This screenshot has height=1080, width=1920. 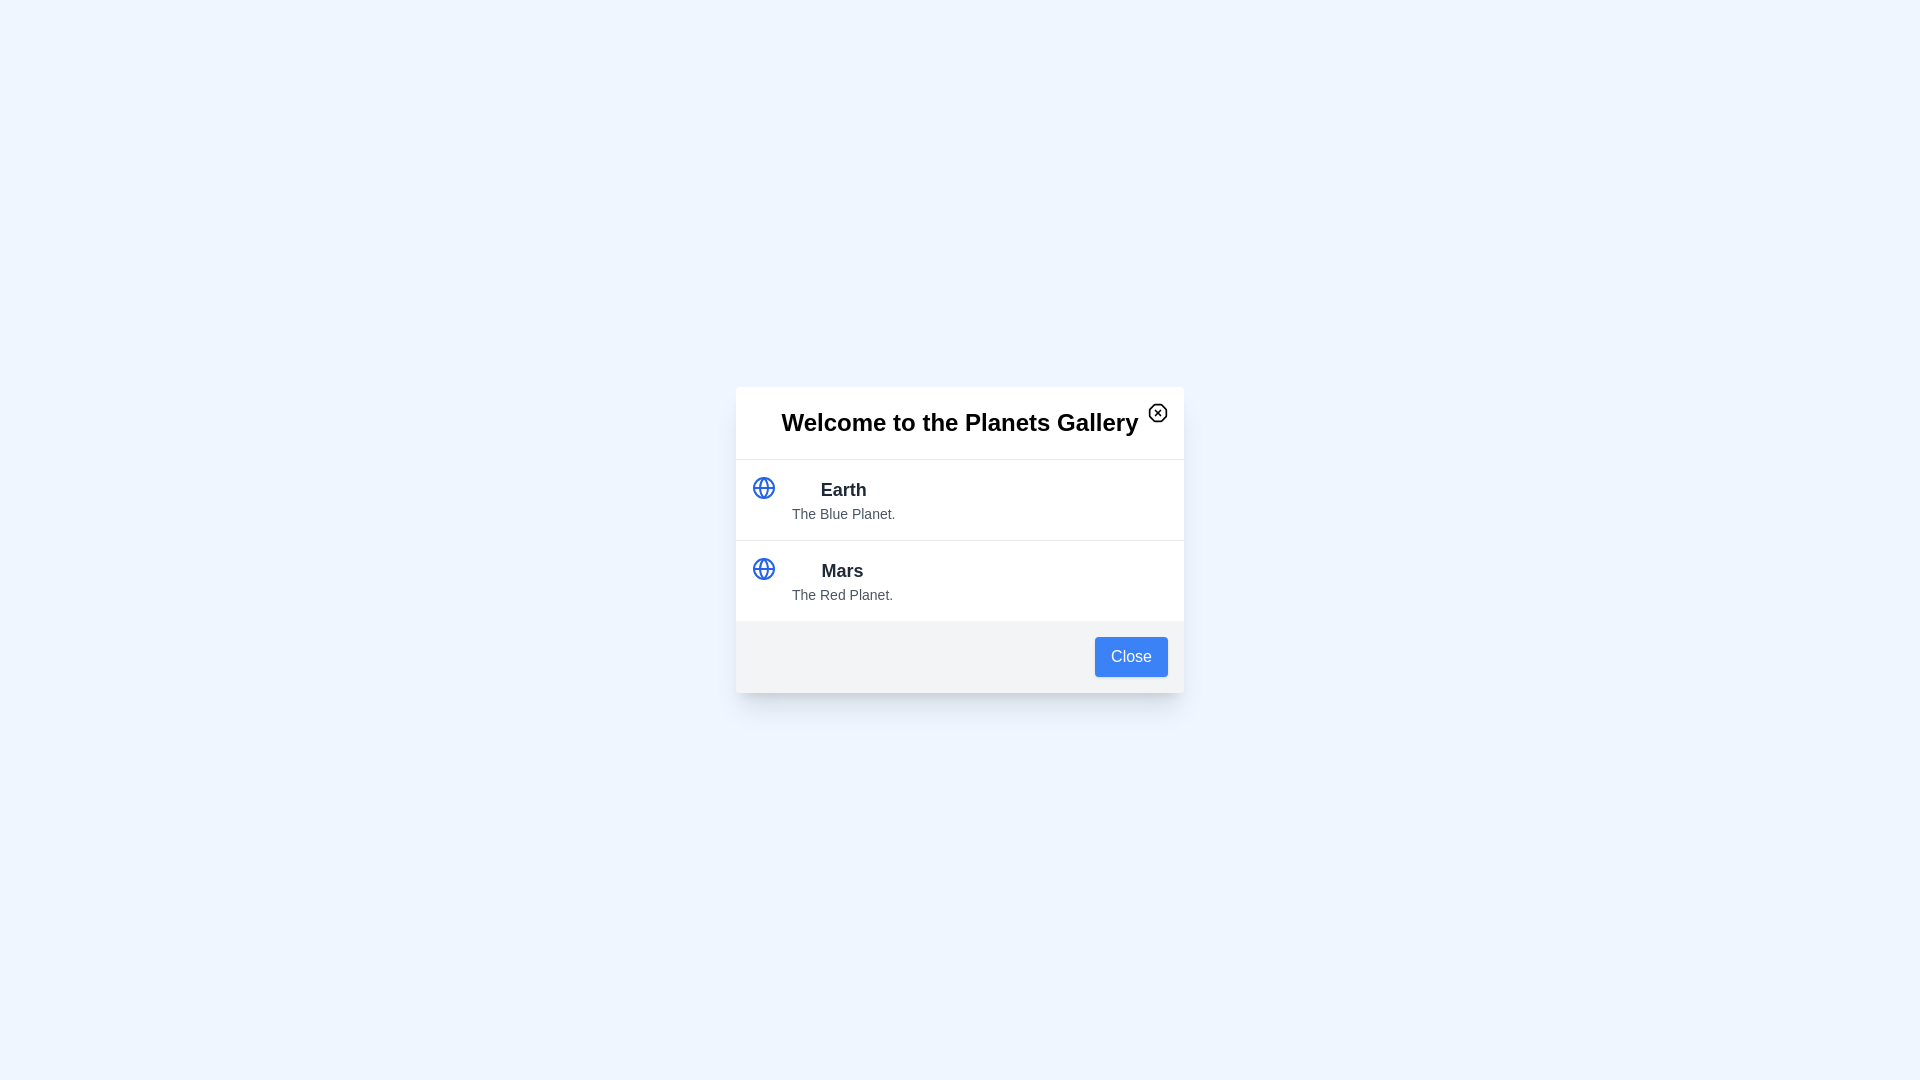 What do you see at coordinates (842, 570) in the screenshot?
I see `the item Mars from the list` at bounding box center [842, 570].